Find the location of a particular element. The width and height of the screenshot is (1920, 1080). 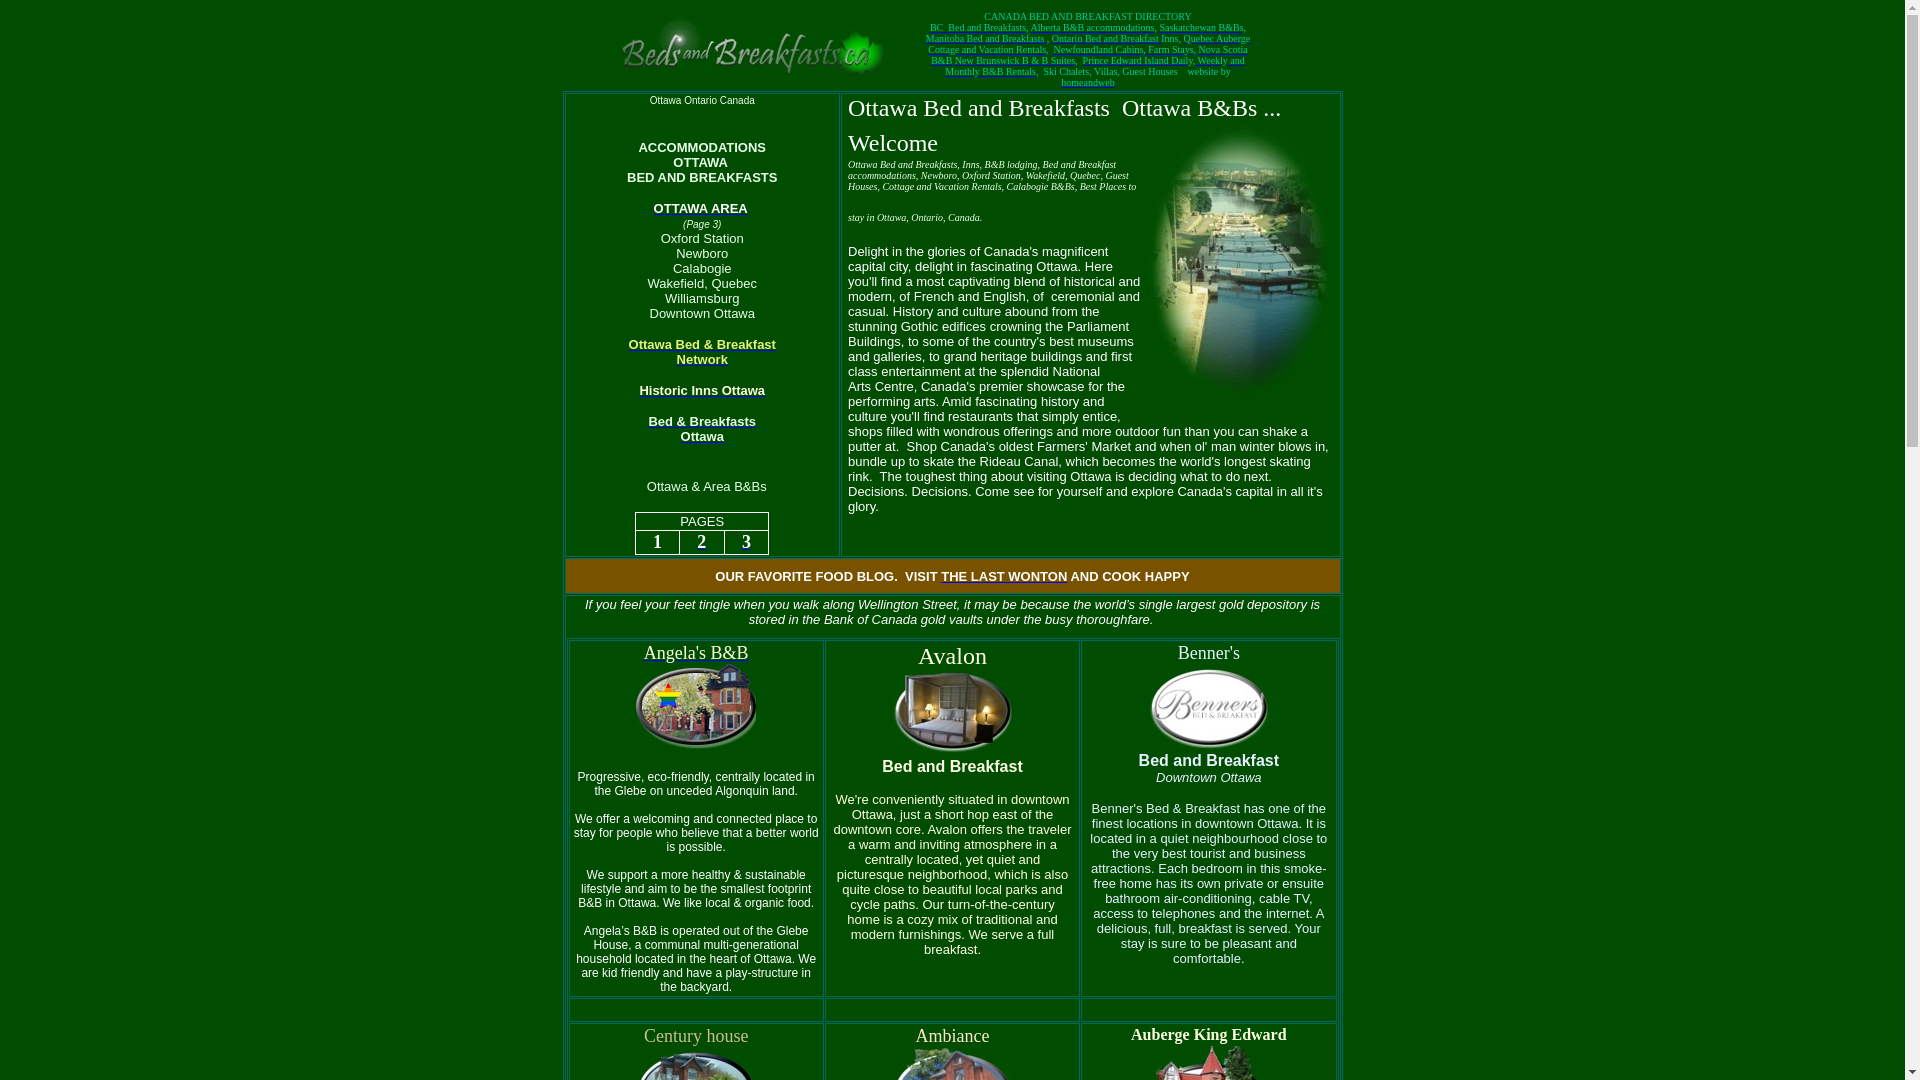

'OTTAWA AREA' is located at coordinates (700, 207).